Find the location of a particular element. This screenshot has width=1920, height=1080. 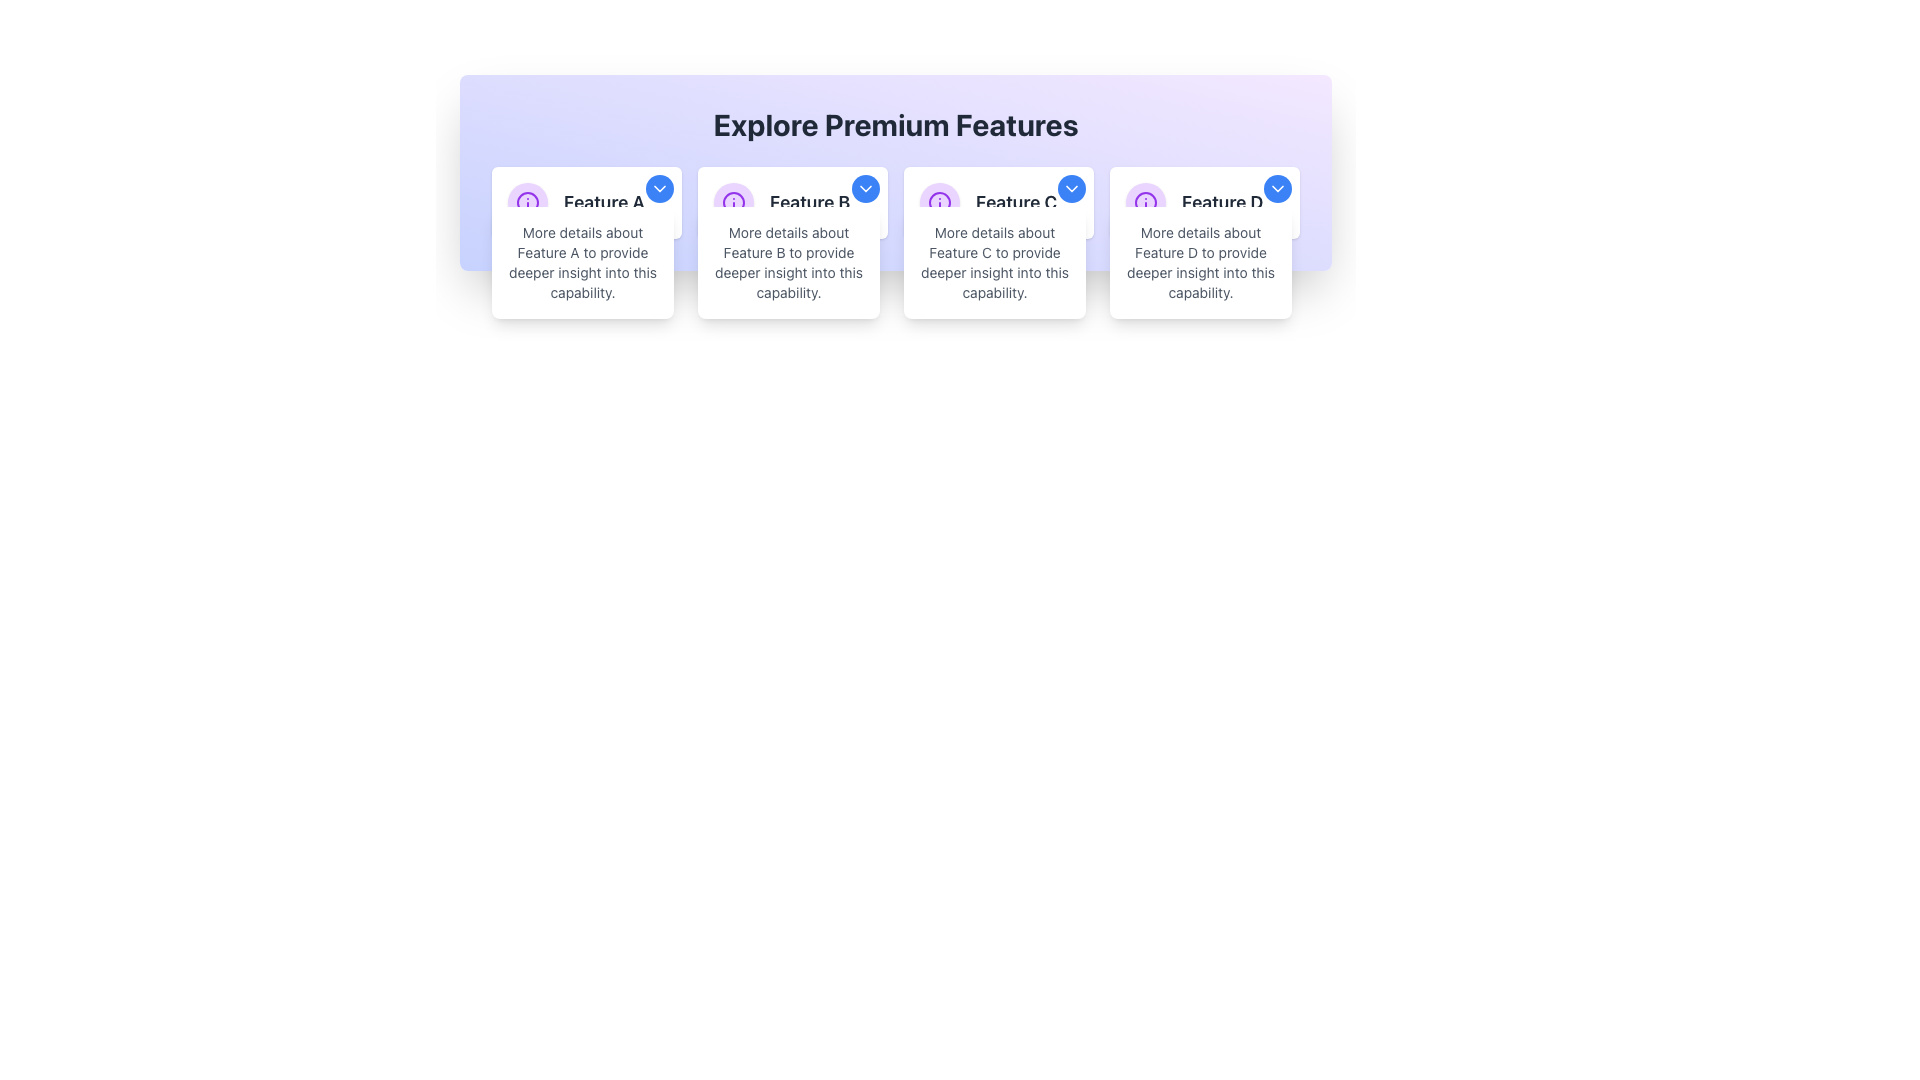

the static text label containing the description 'More details about Feature A to provide deeper insight into this capability.' which is located below the header 'Feature A' is located at coordinates (581, 261).